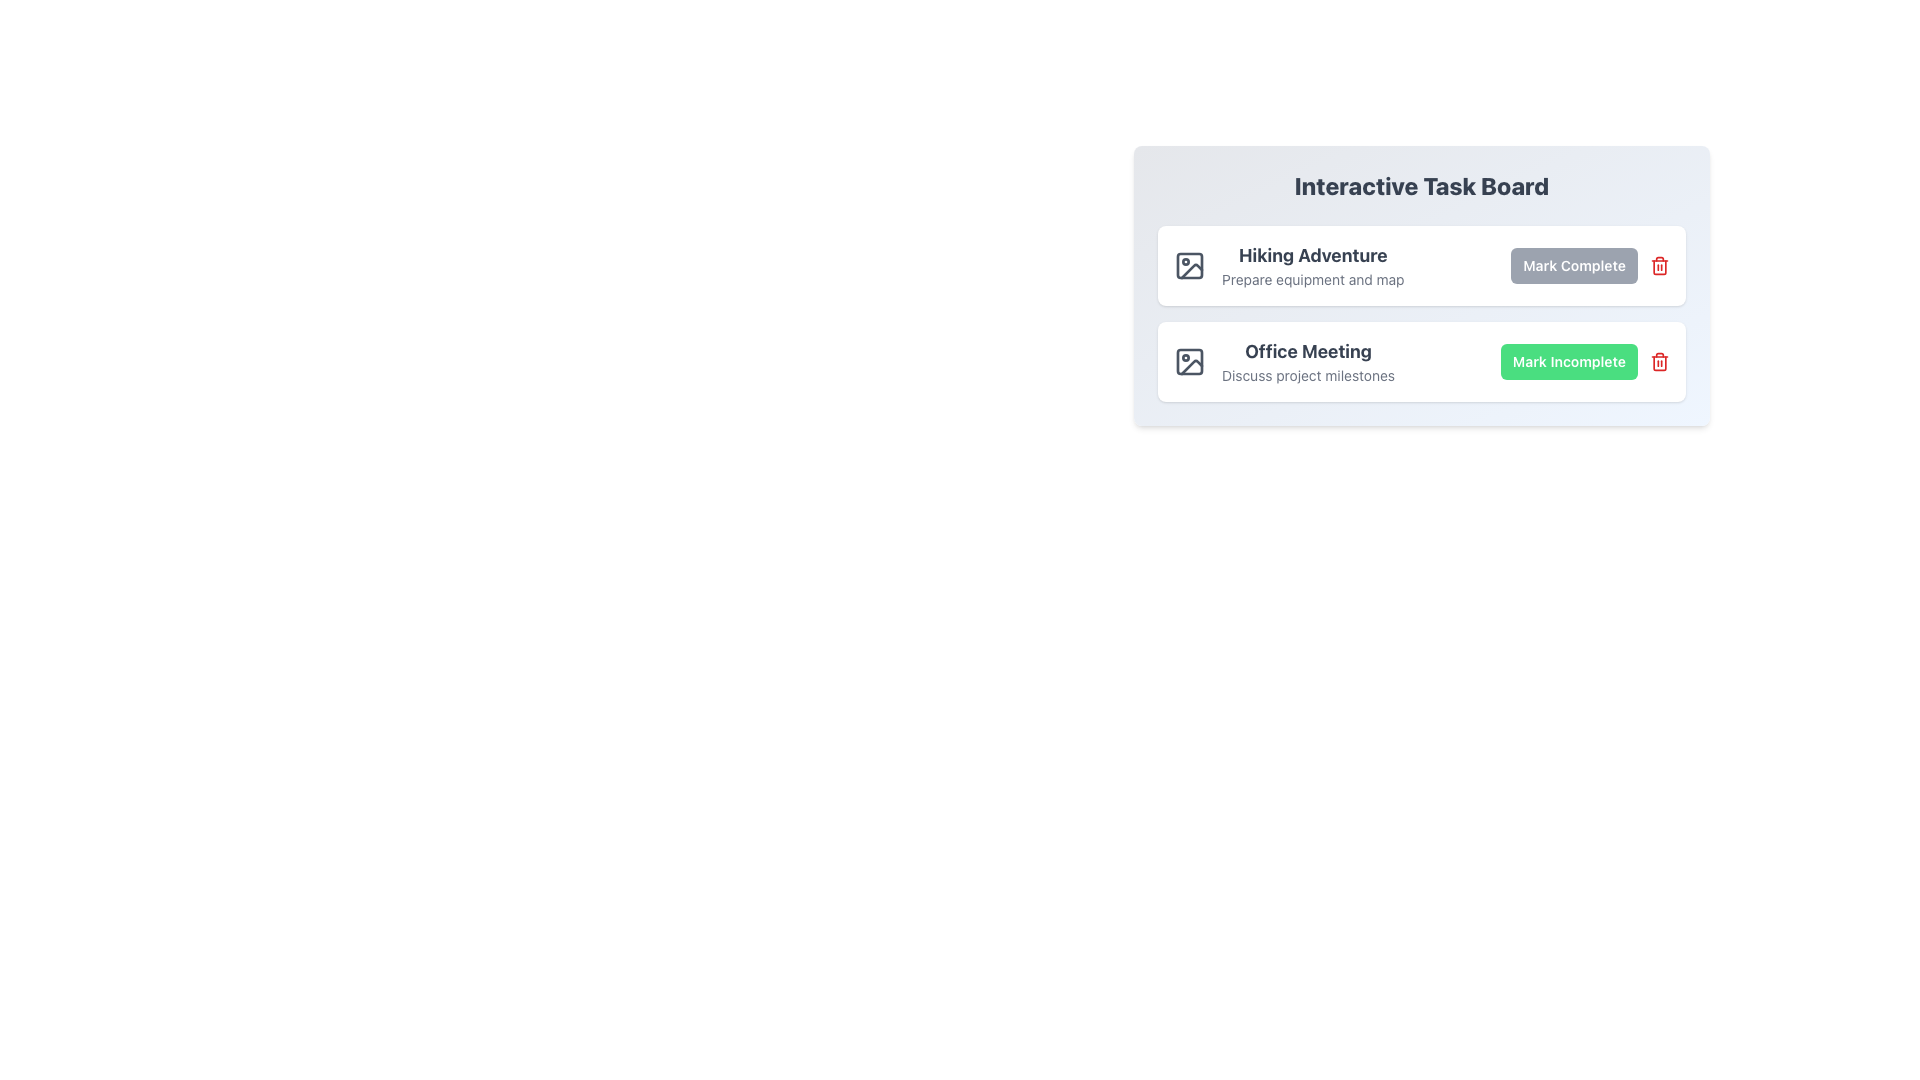 This screenshot has width=1920, height=1080. What do you see at coordinates (1190, 362) in the screenshot?
I see `the Image icon (SVG) located to the left of the 'Office Meeting' text` at bounding box center [1190, 362].